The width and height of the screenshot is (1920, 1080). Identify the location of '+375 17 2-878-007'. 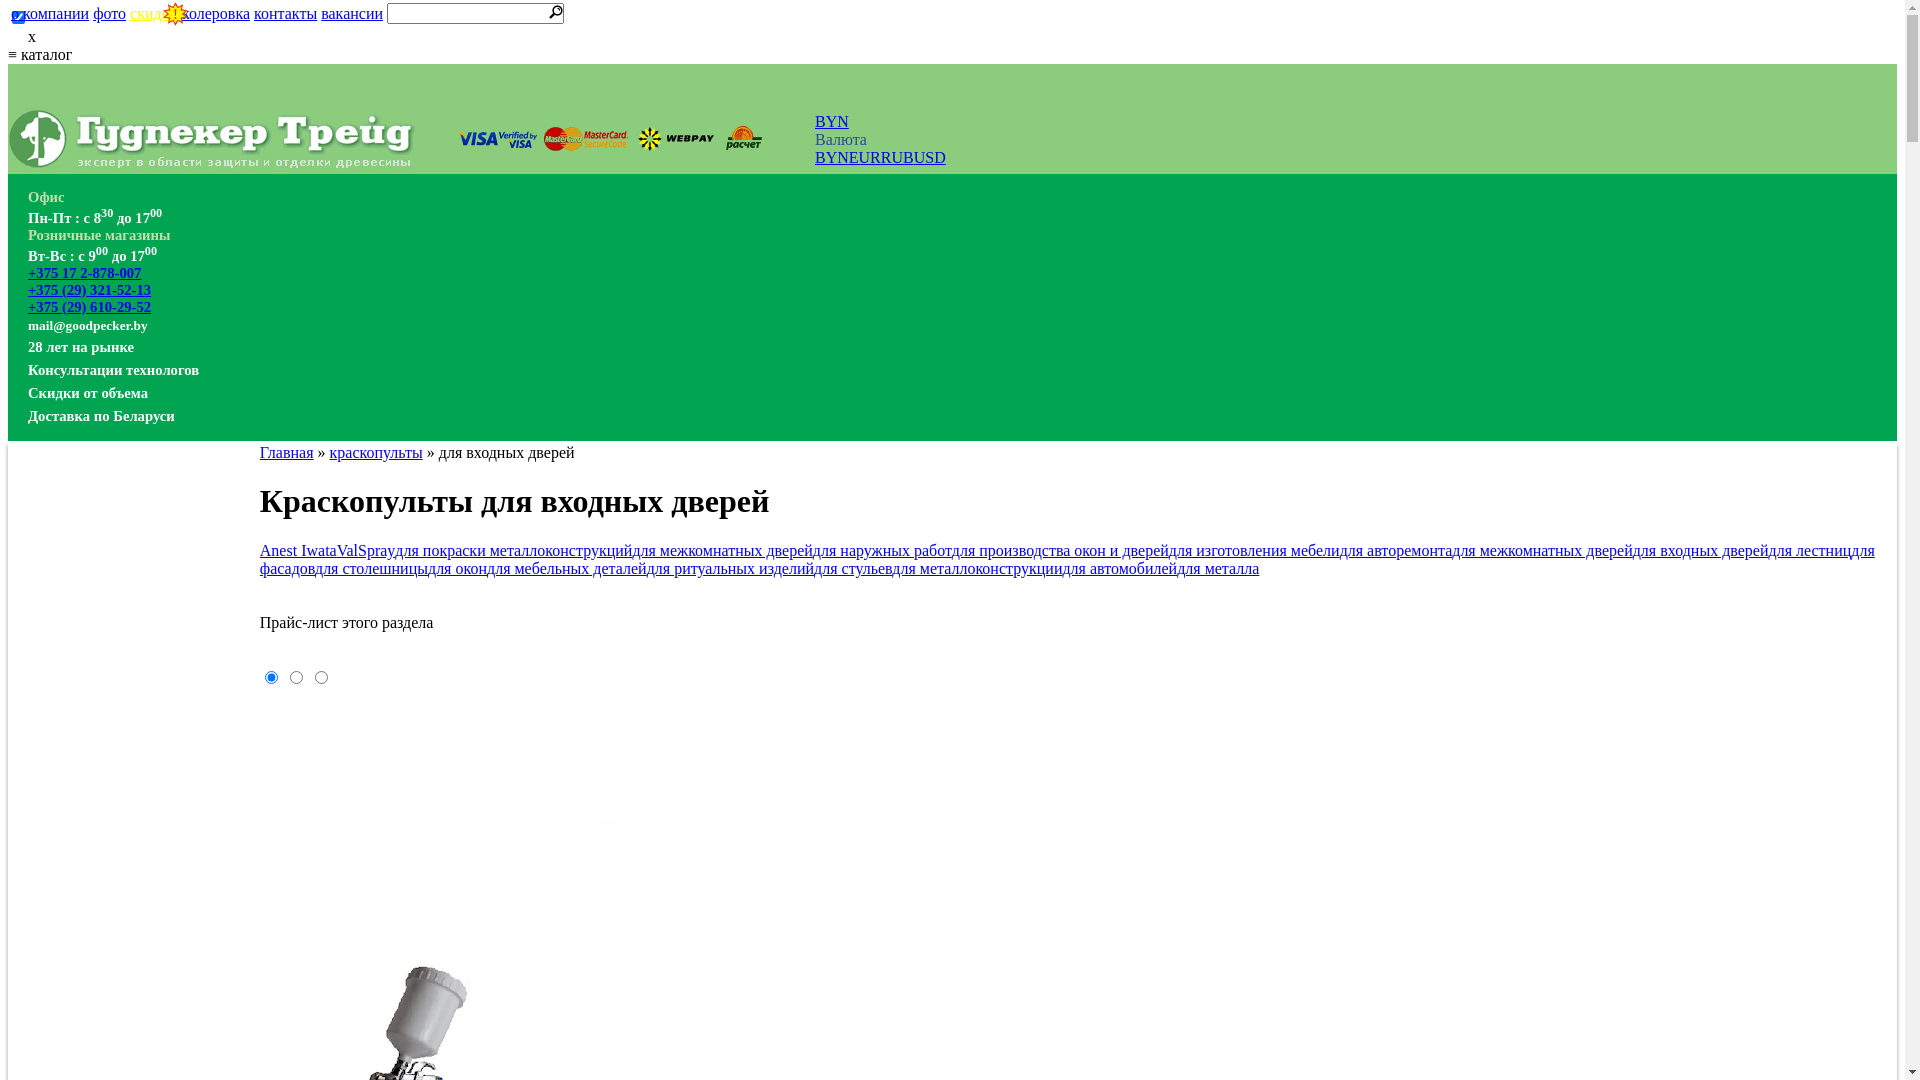
(28, 273).